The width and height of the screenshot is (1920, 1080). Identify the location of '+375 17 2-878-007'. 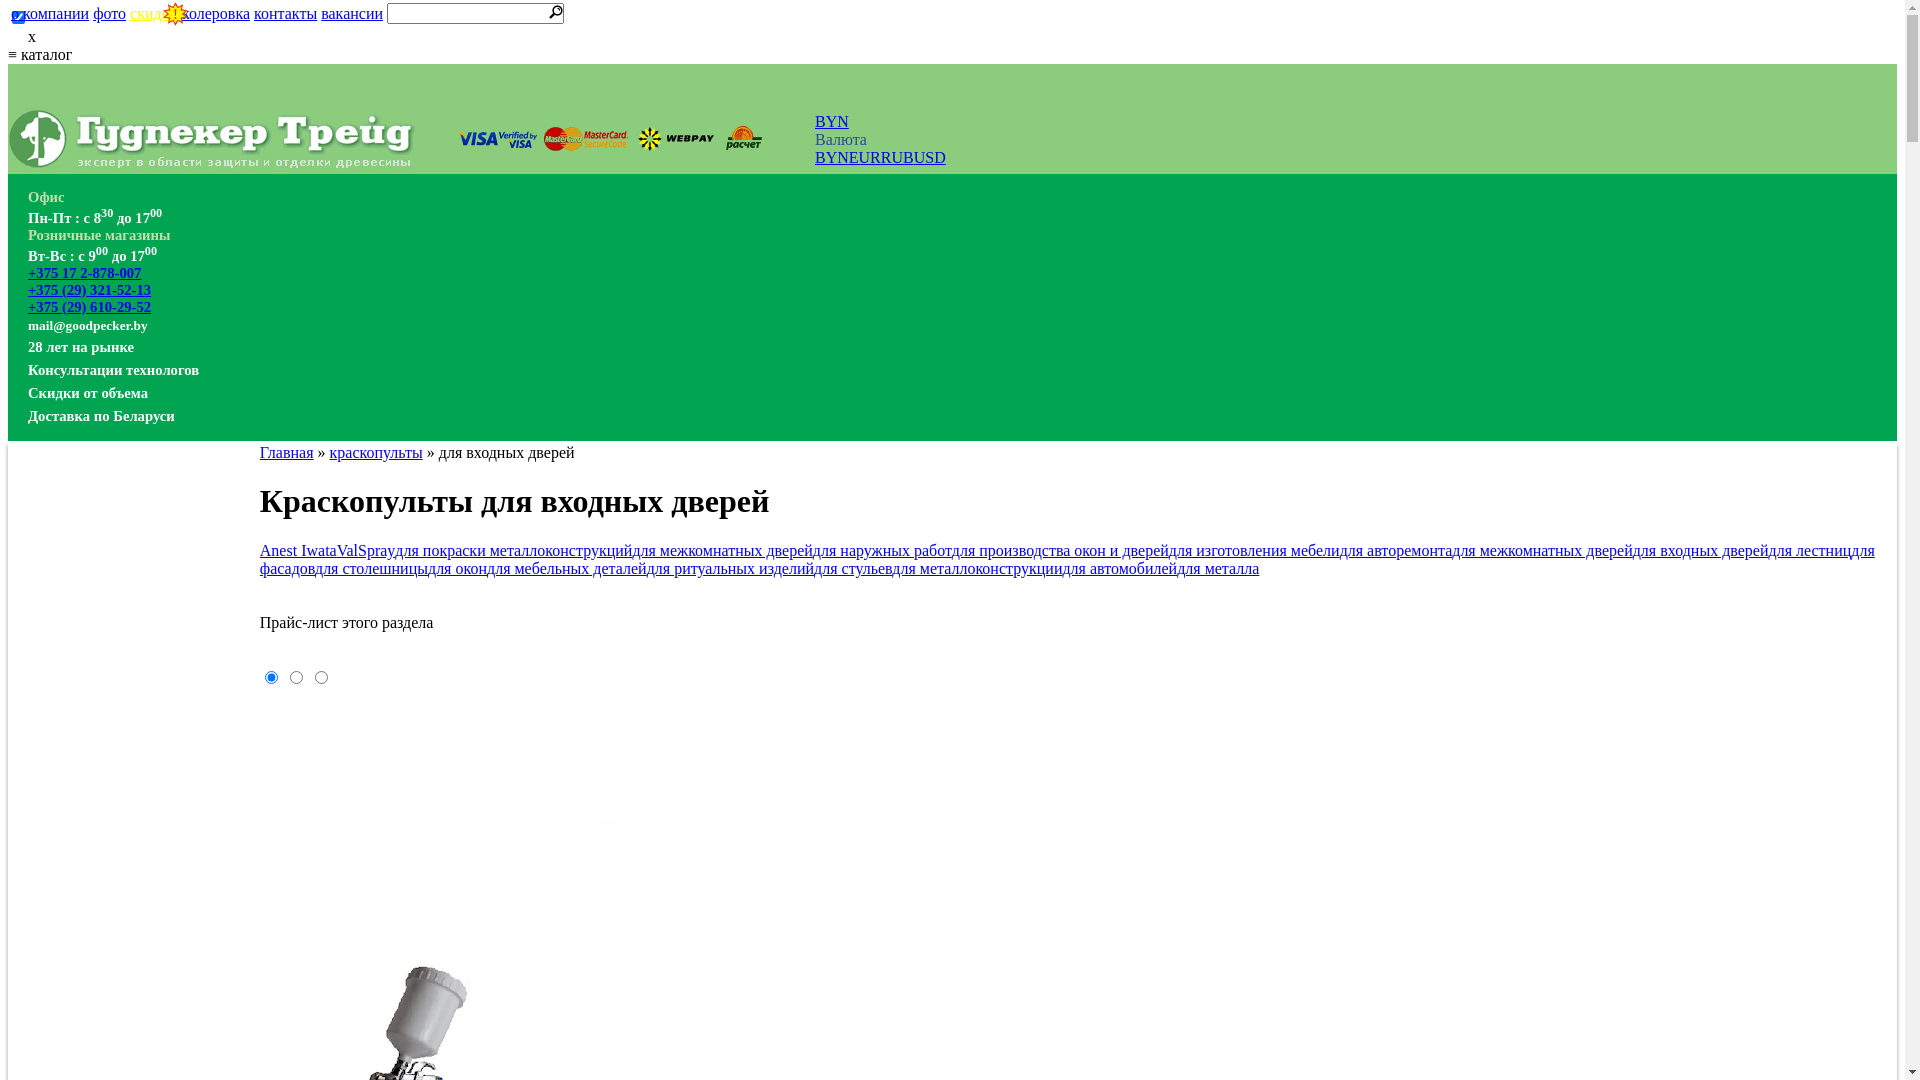
(28, 273).